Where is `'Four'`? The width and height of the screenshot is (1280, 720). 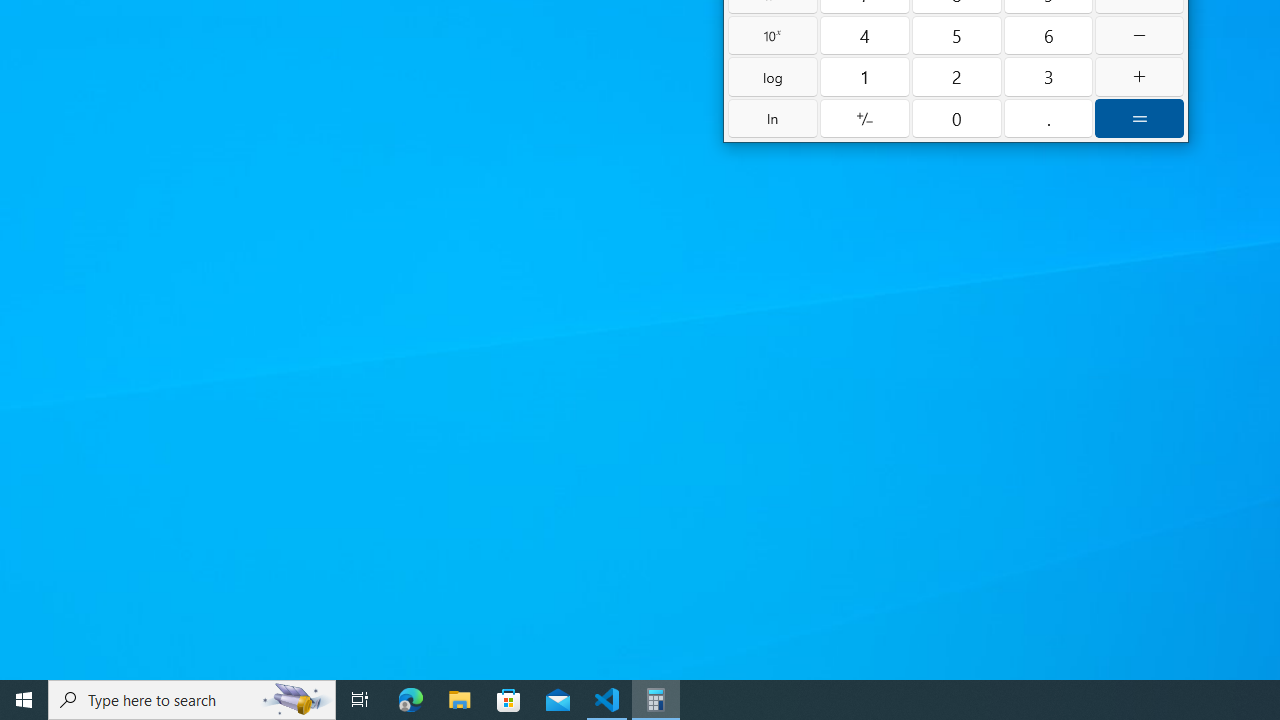
'Four' is located at coordinates (865, 35).